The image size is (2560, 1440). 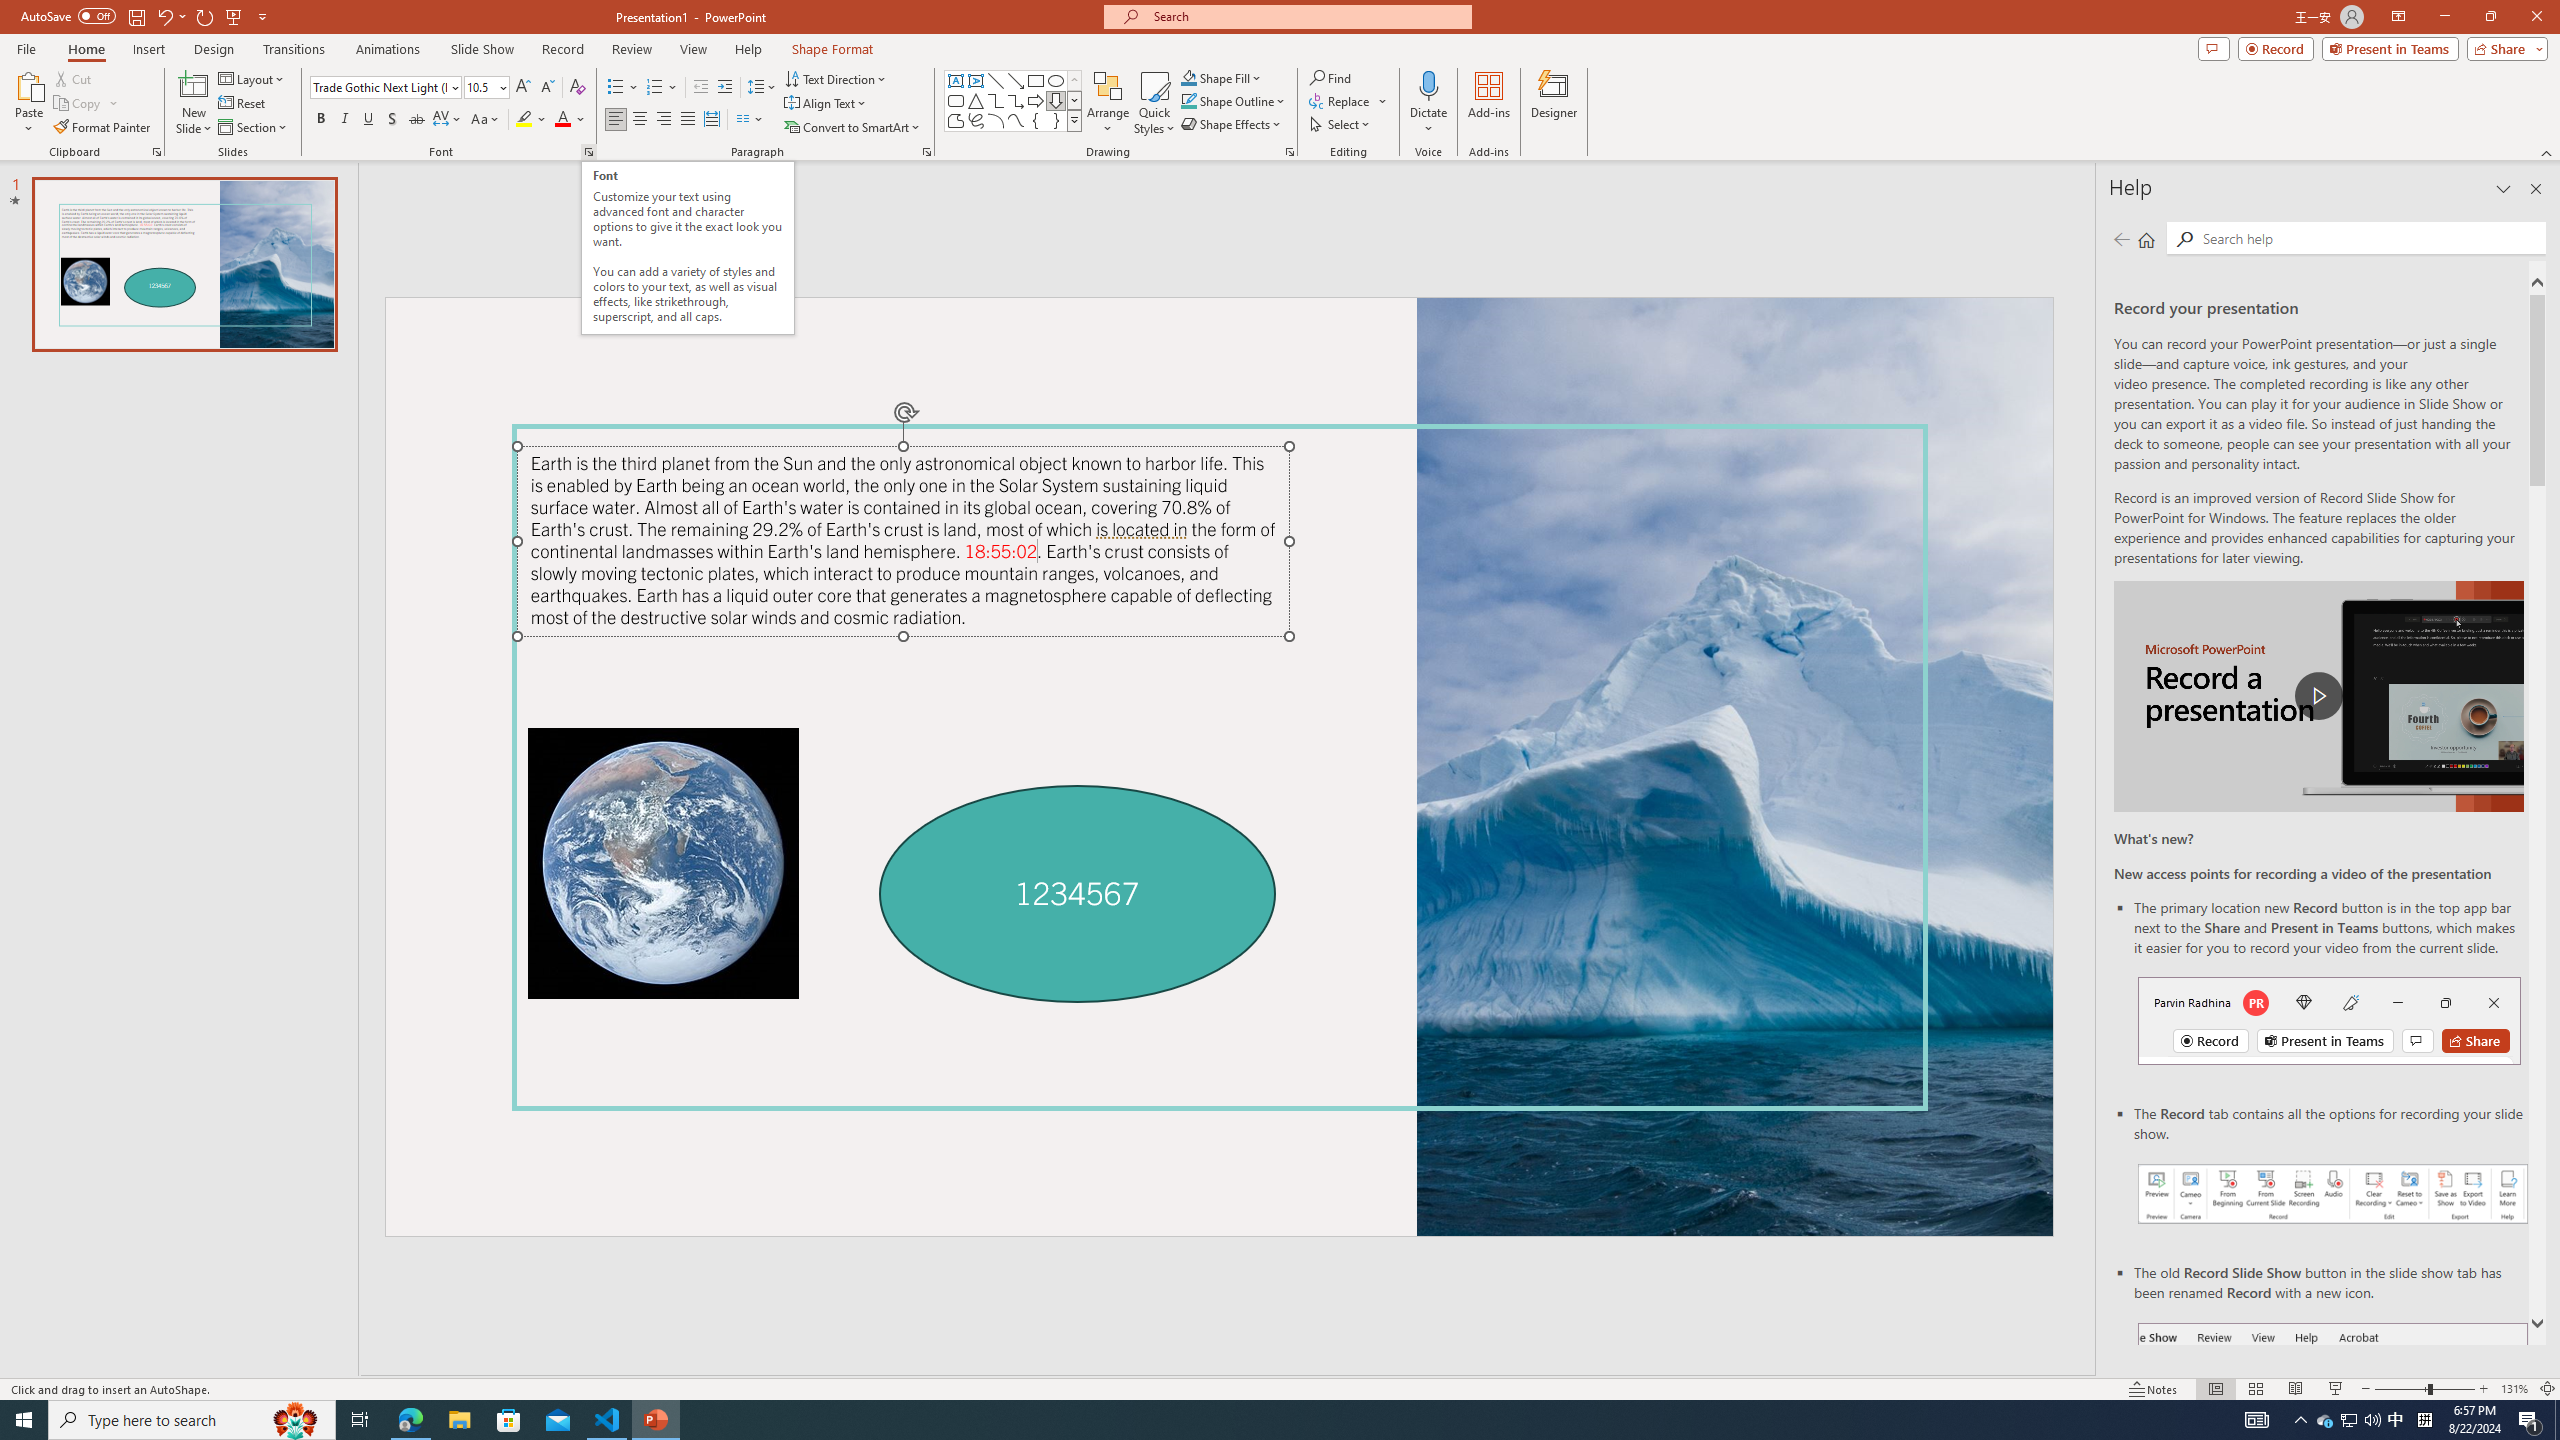 I want to click on 'Numbering', so click(x=663, y=87).